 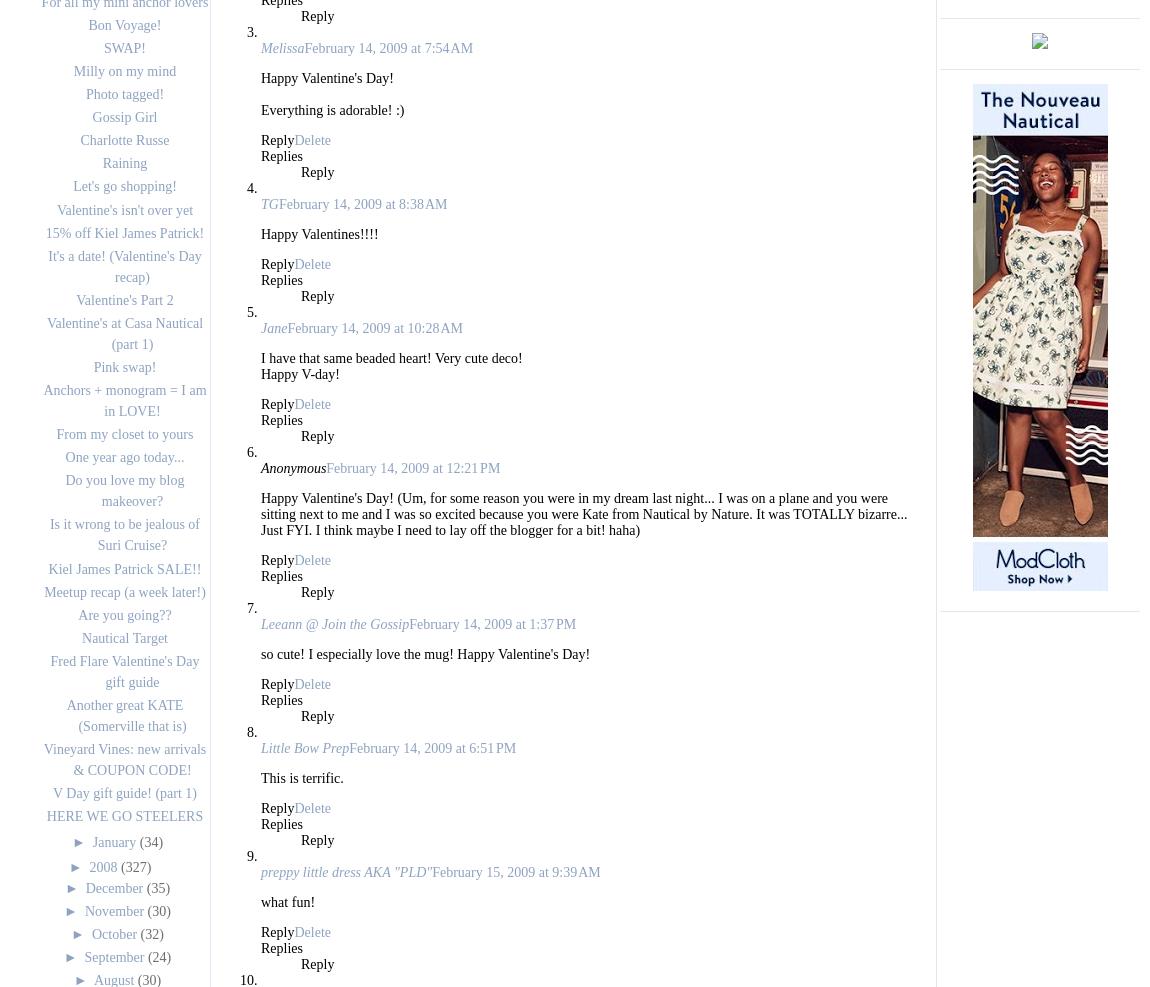 I want to click on 'February 14, 2009 at 8:38 AM', so click(x=362, y=203).